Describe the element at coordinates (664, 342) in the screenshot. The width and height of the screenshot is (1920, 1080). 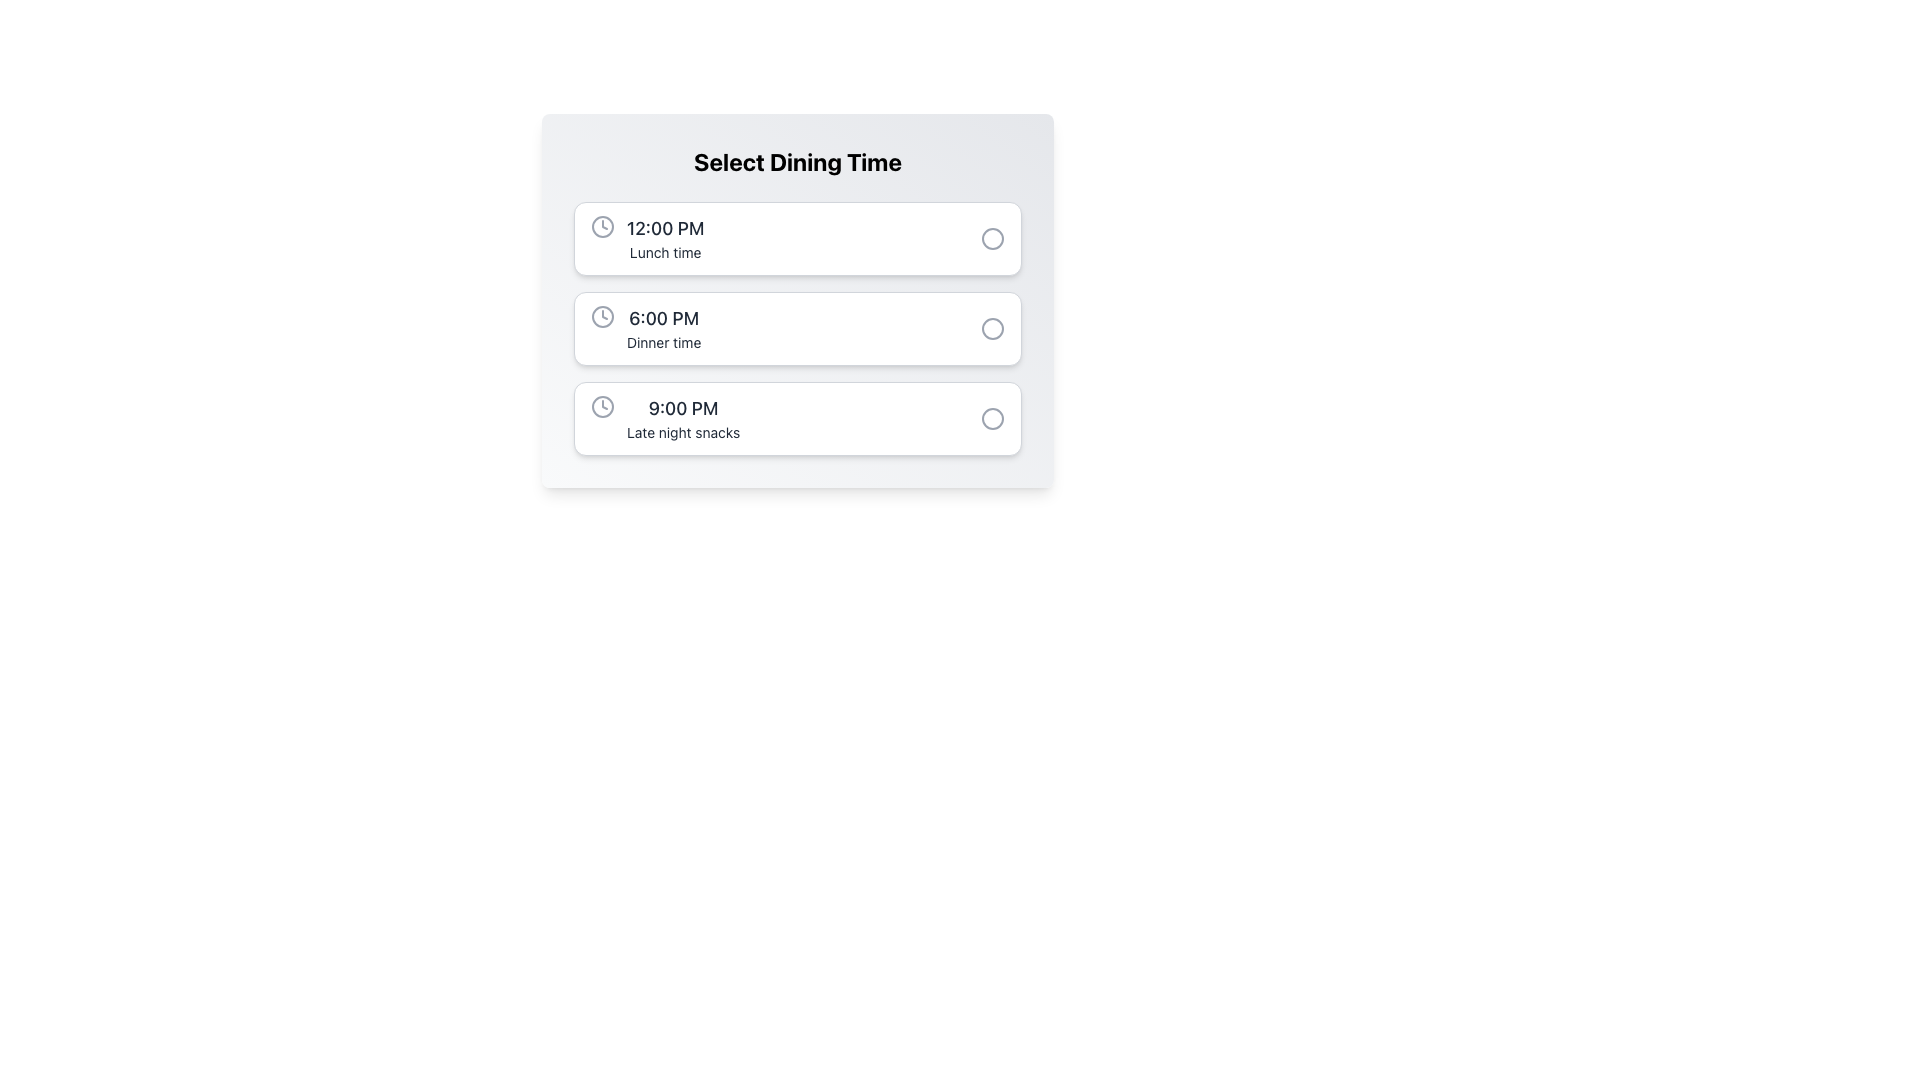
I see `text label indicating 'Dinner time' located below the '6:00 PM' text in the dining time options list` at that location.